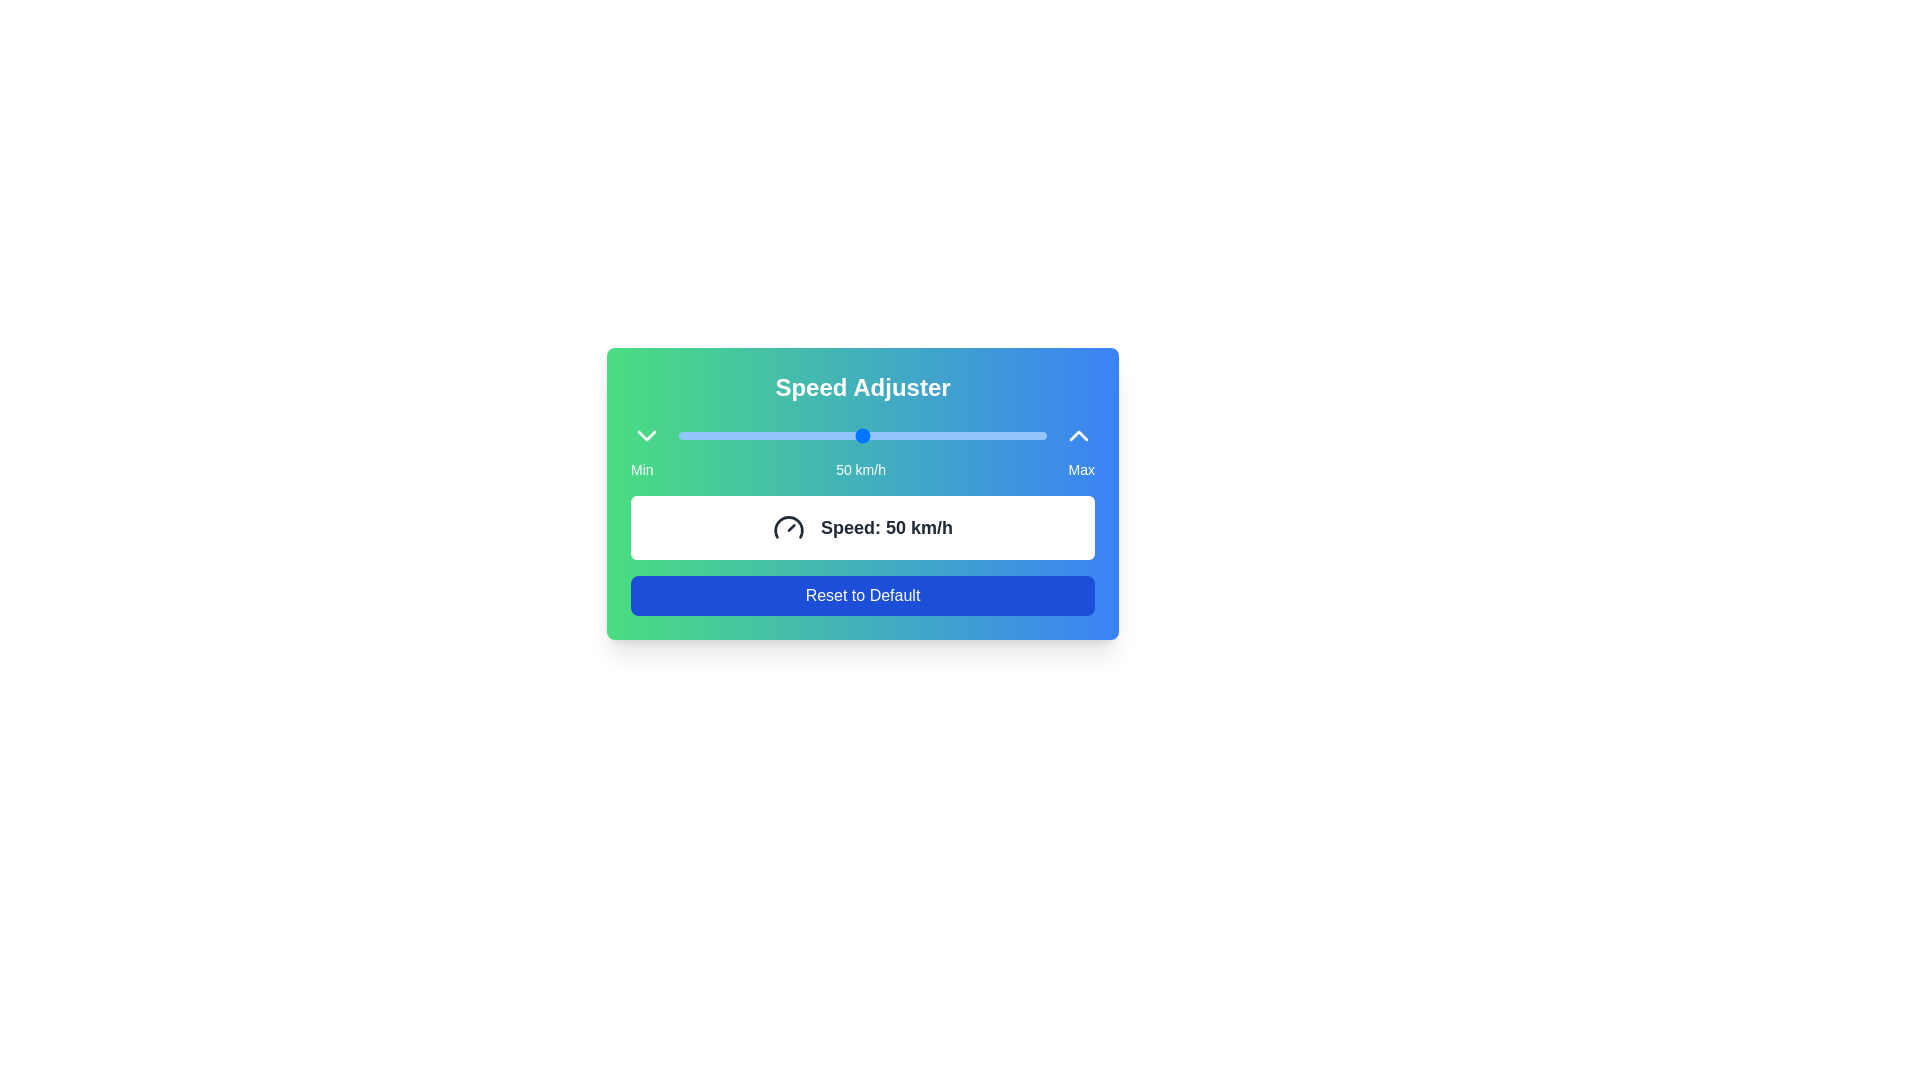  I want to click on the slider position, so click(1036, 434).